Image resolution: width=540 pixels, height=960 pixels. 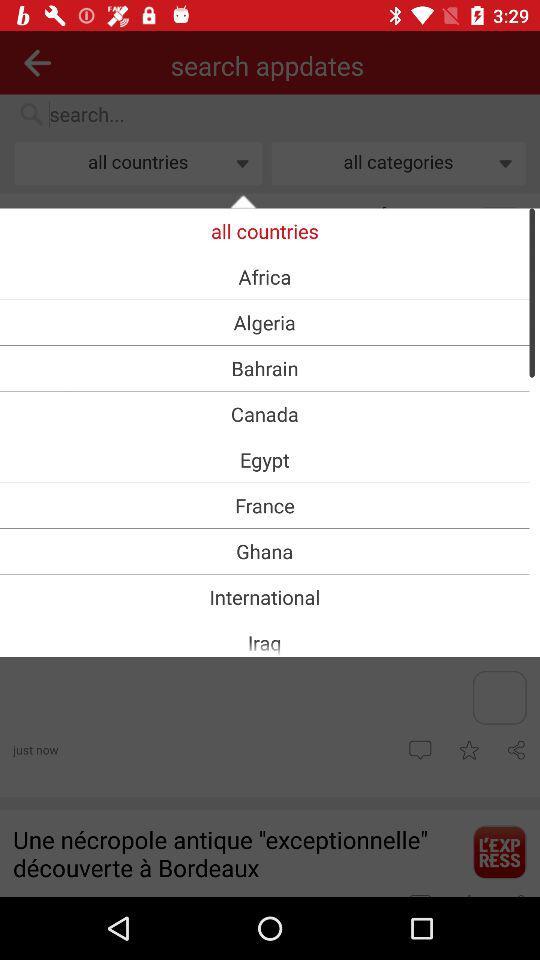 What do you see at coordinates (264, 459) in the screenshot?
I see `egypt` at bounding box center [264, 459].